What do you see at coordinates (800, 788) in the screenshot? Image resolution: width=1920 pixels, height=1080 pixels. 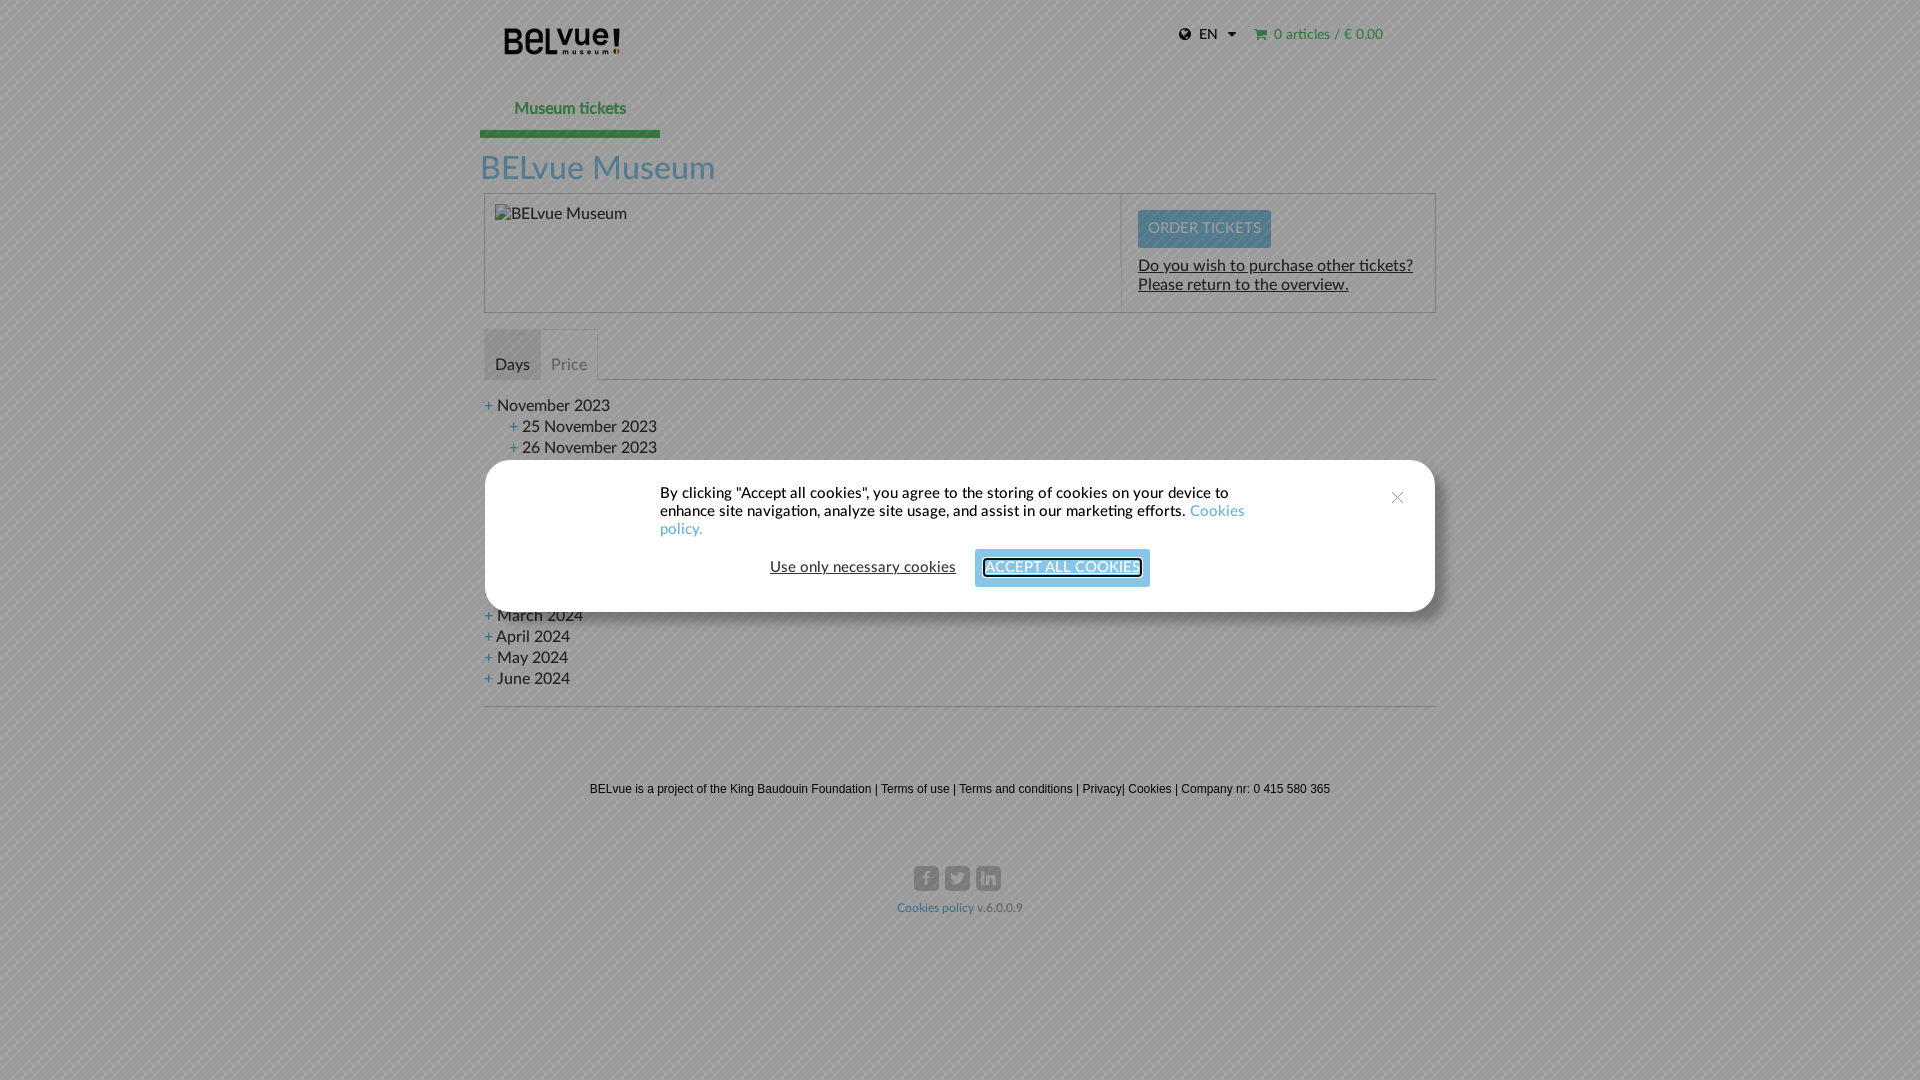 I see `'King Baudouin Foundation'` at bounding box center [800, 788].